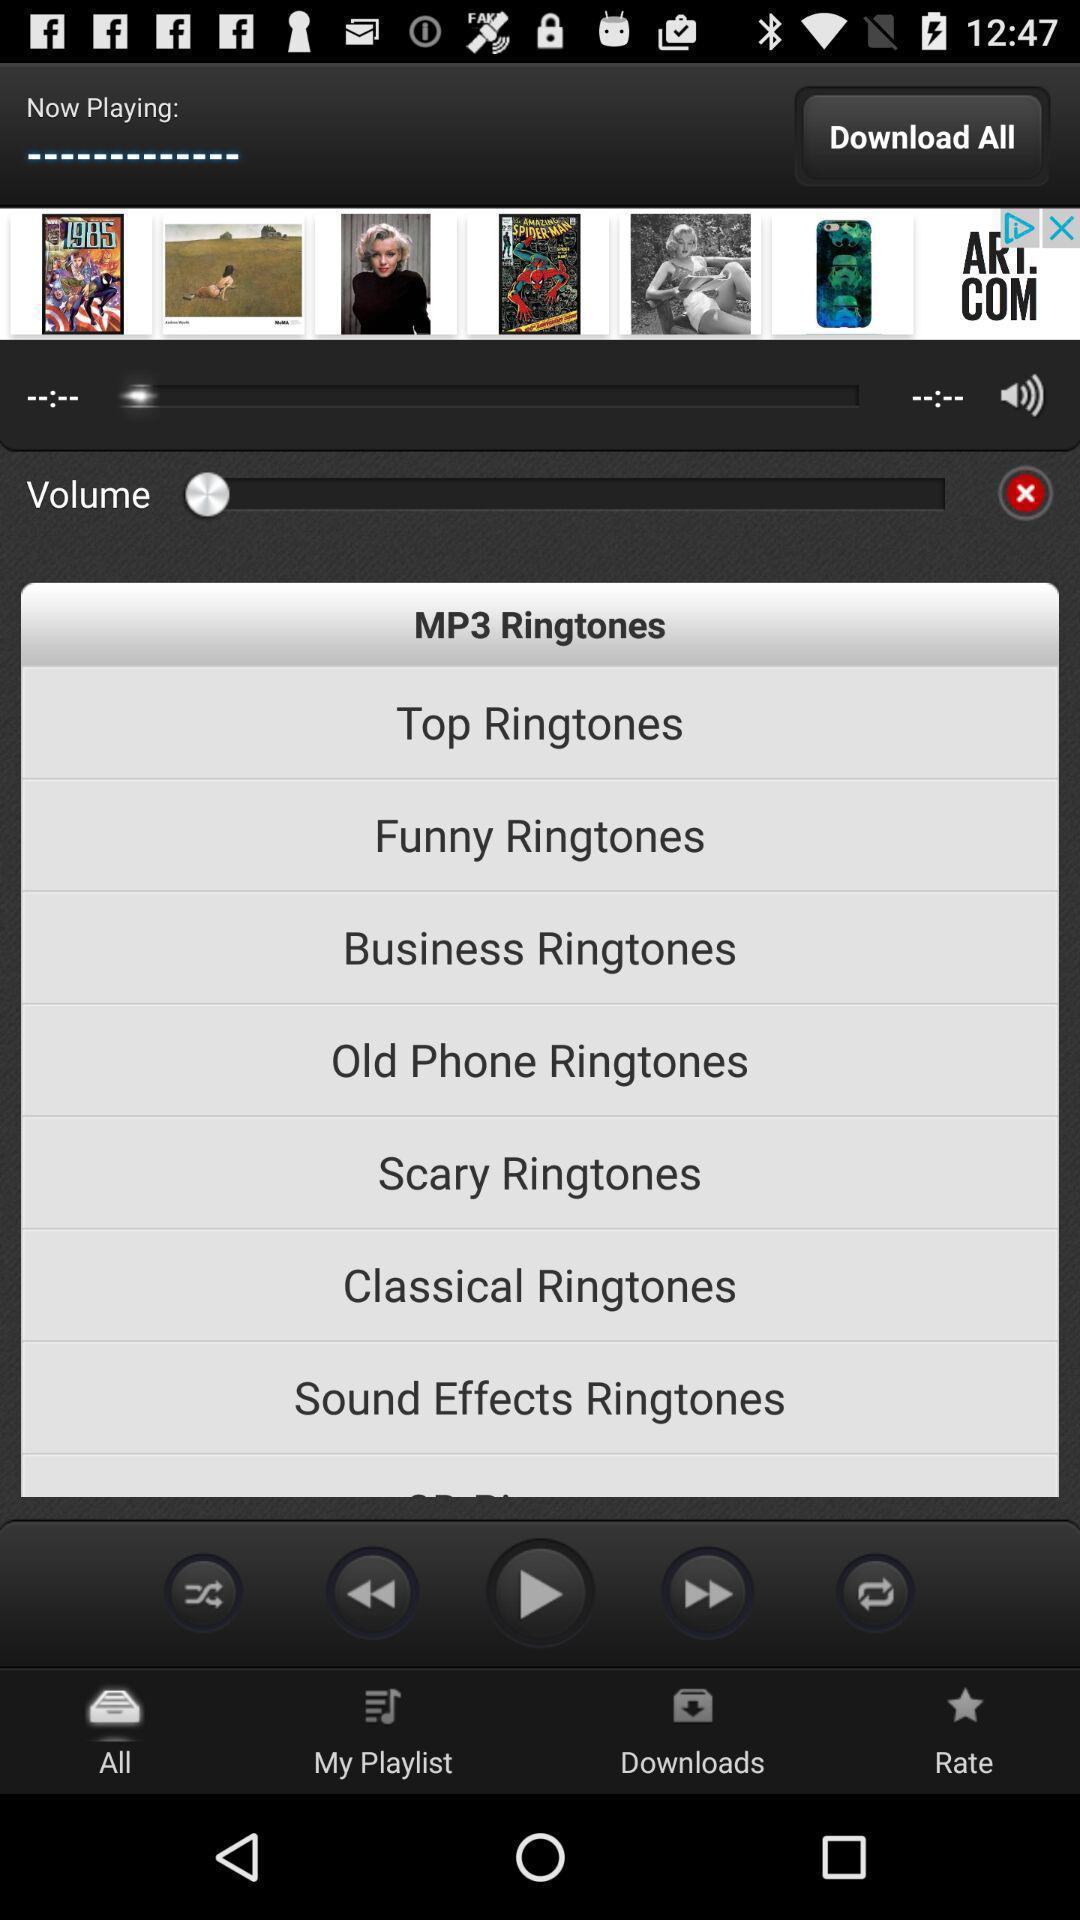 The image size is (1080, 1920). I want to click on volume, so click(1022, 395).